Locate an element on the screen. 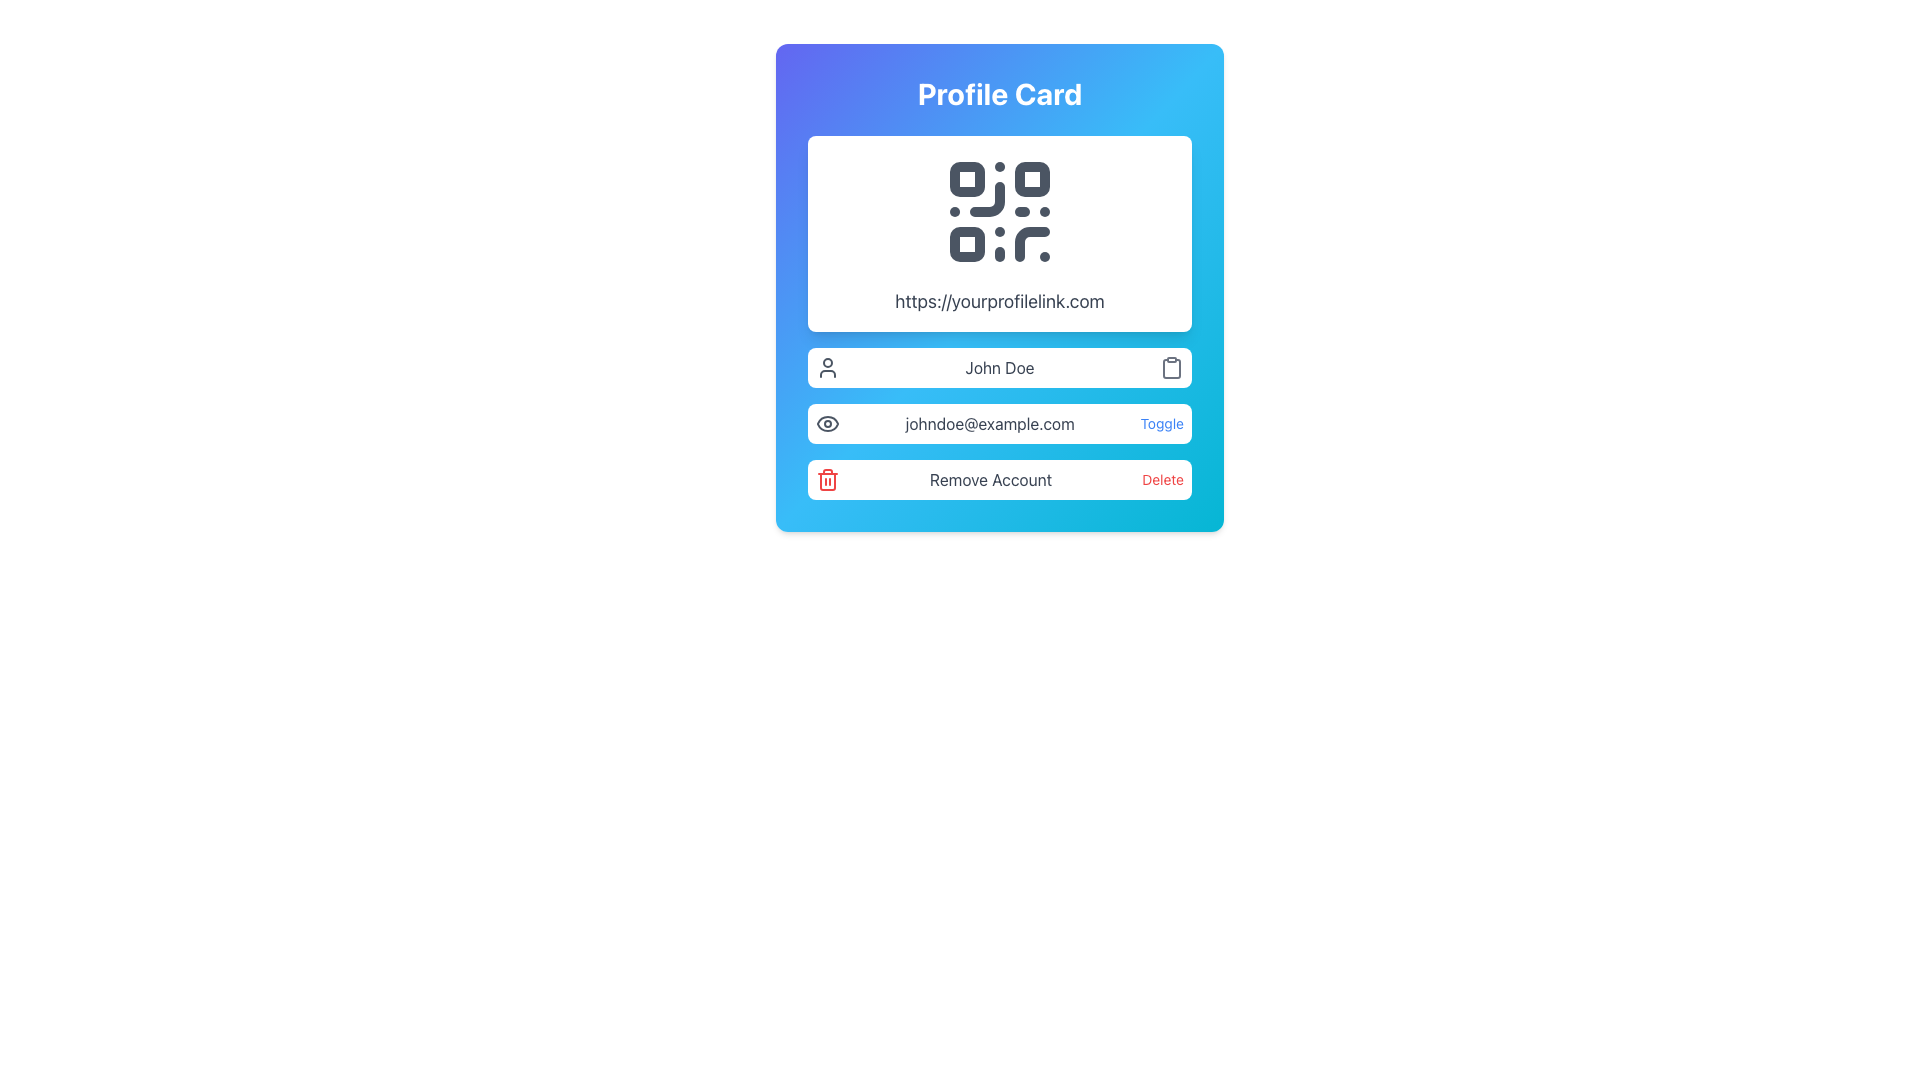  the second square from the top-left within the QR code, which is part of the visual component used for identification or link redirection is located at coordinates (1032, 178).